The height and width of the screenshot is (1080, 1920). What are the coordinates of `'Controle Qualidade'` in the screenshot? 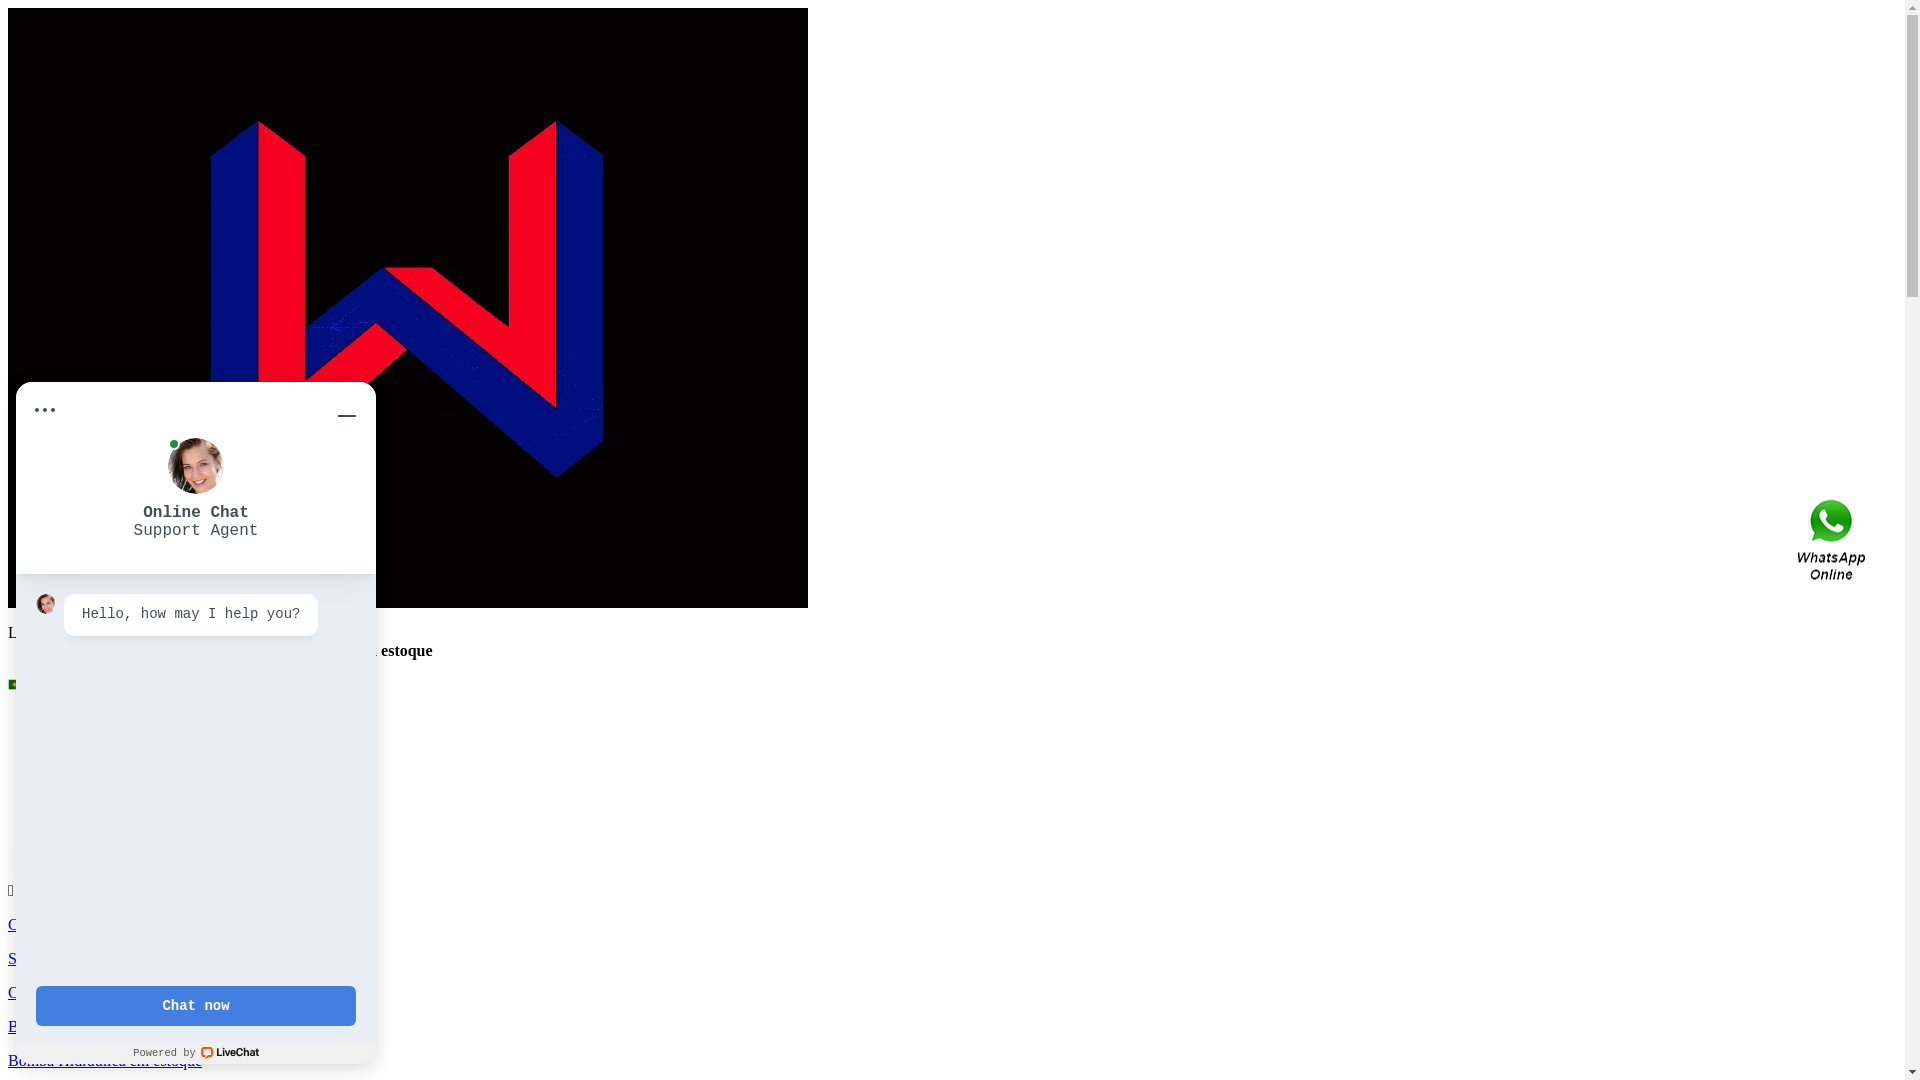 It's located at (71, 992).